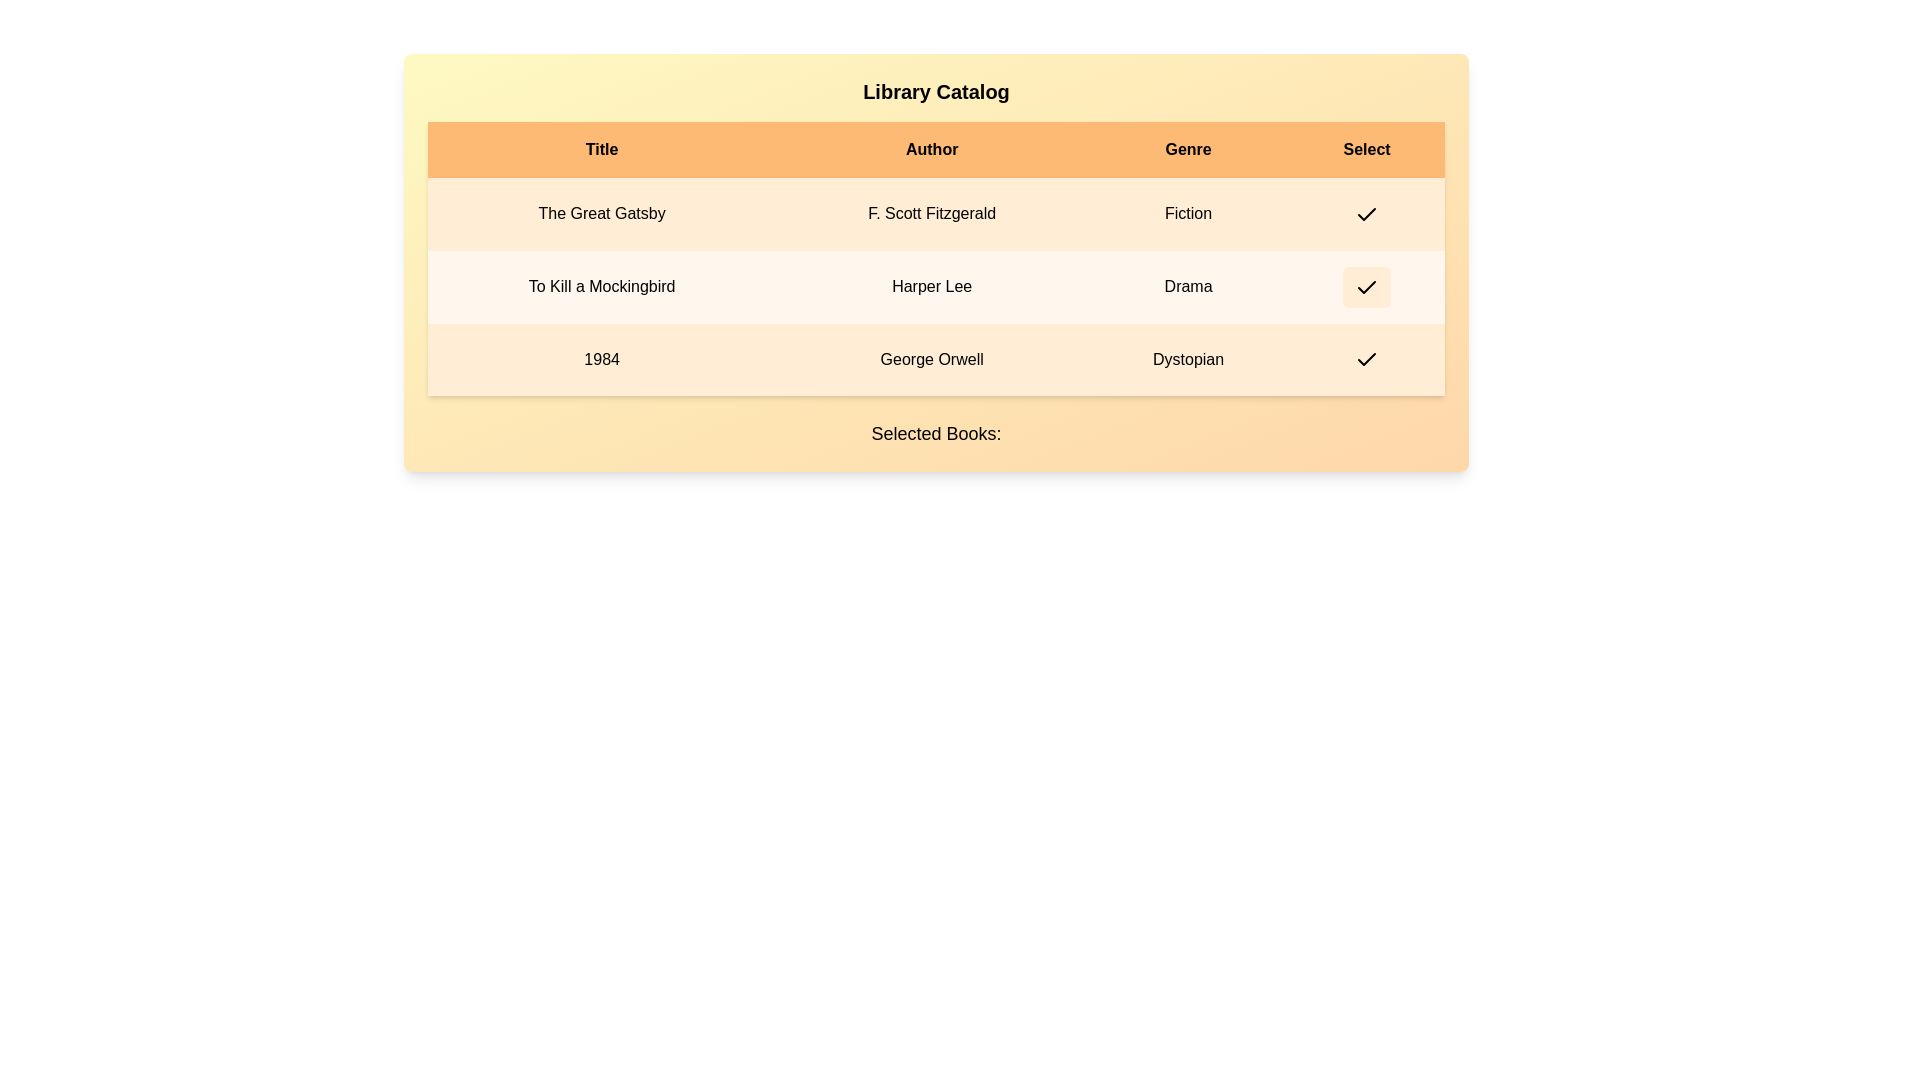 The image size is (1920, 1080). Describe the element at coordinates (935, 433) in the screenshot. I see `the text label reading 'Selected Books:' which is styled in a medium-sized bold font and is positioned at the bottom of the 'Library Catalog' section` at that location.